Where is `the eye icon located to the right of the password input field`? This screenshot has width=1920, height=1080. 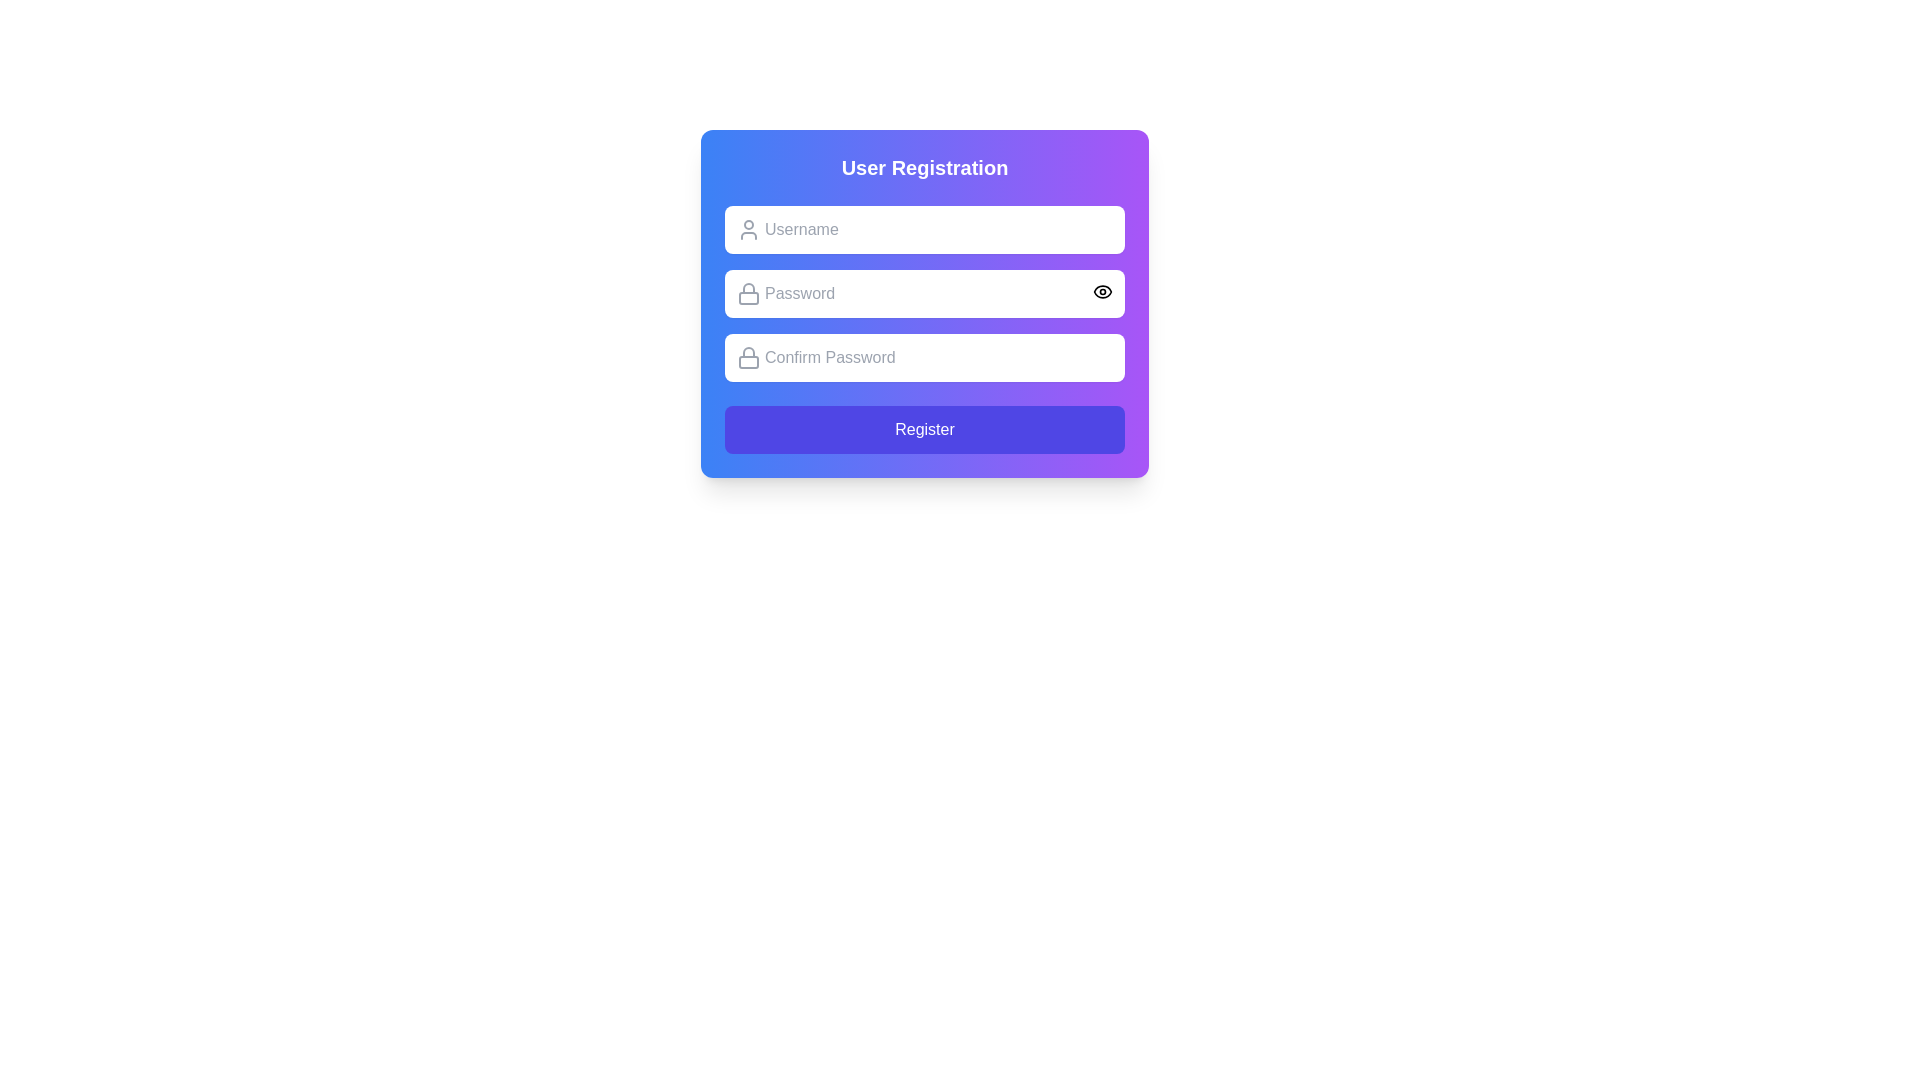
the eye icon located to the right of the password input field is located at coordinates (1102, 292).